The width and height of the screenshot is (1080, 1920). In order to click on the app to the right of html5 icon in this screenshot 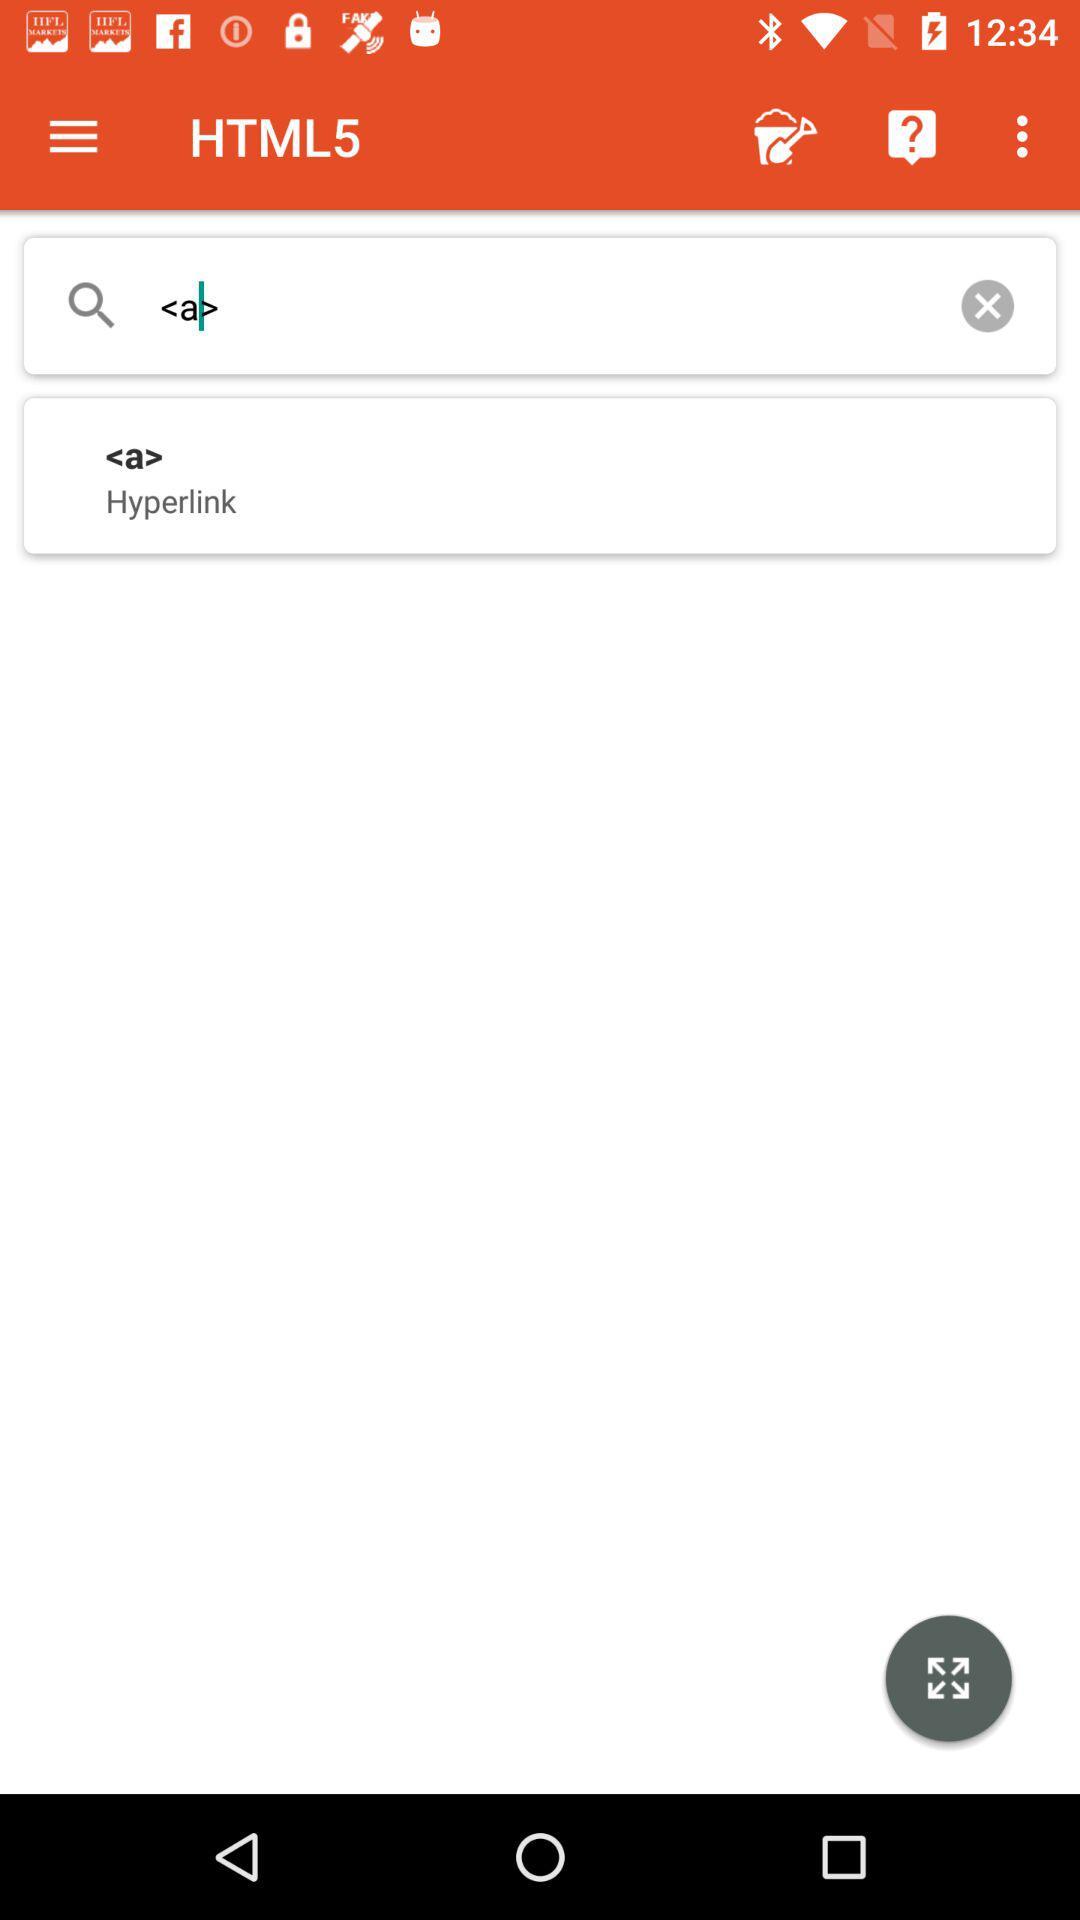, I will do `click(785, 135)`.